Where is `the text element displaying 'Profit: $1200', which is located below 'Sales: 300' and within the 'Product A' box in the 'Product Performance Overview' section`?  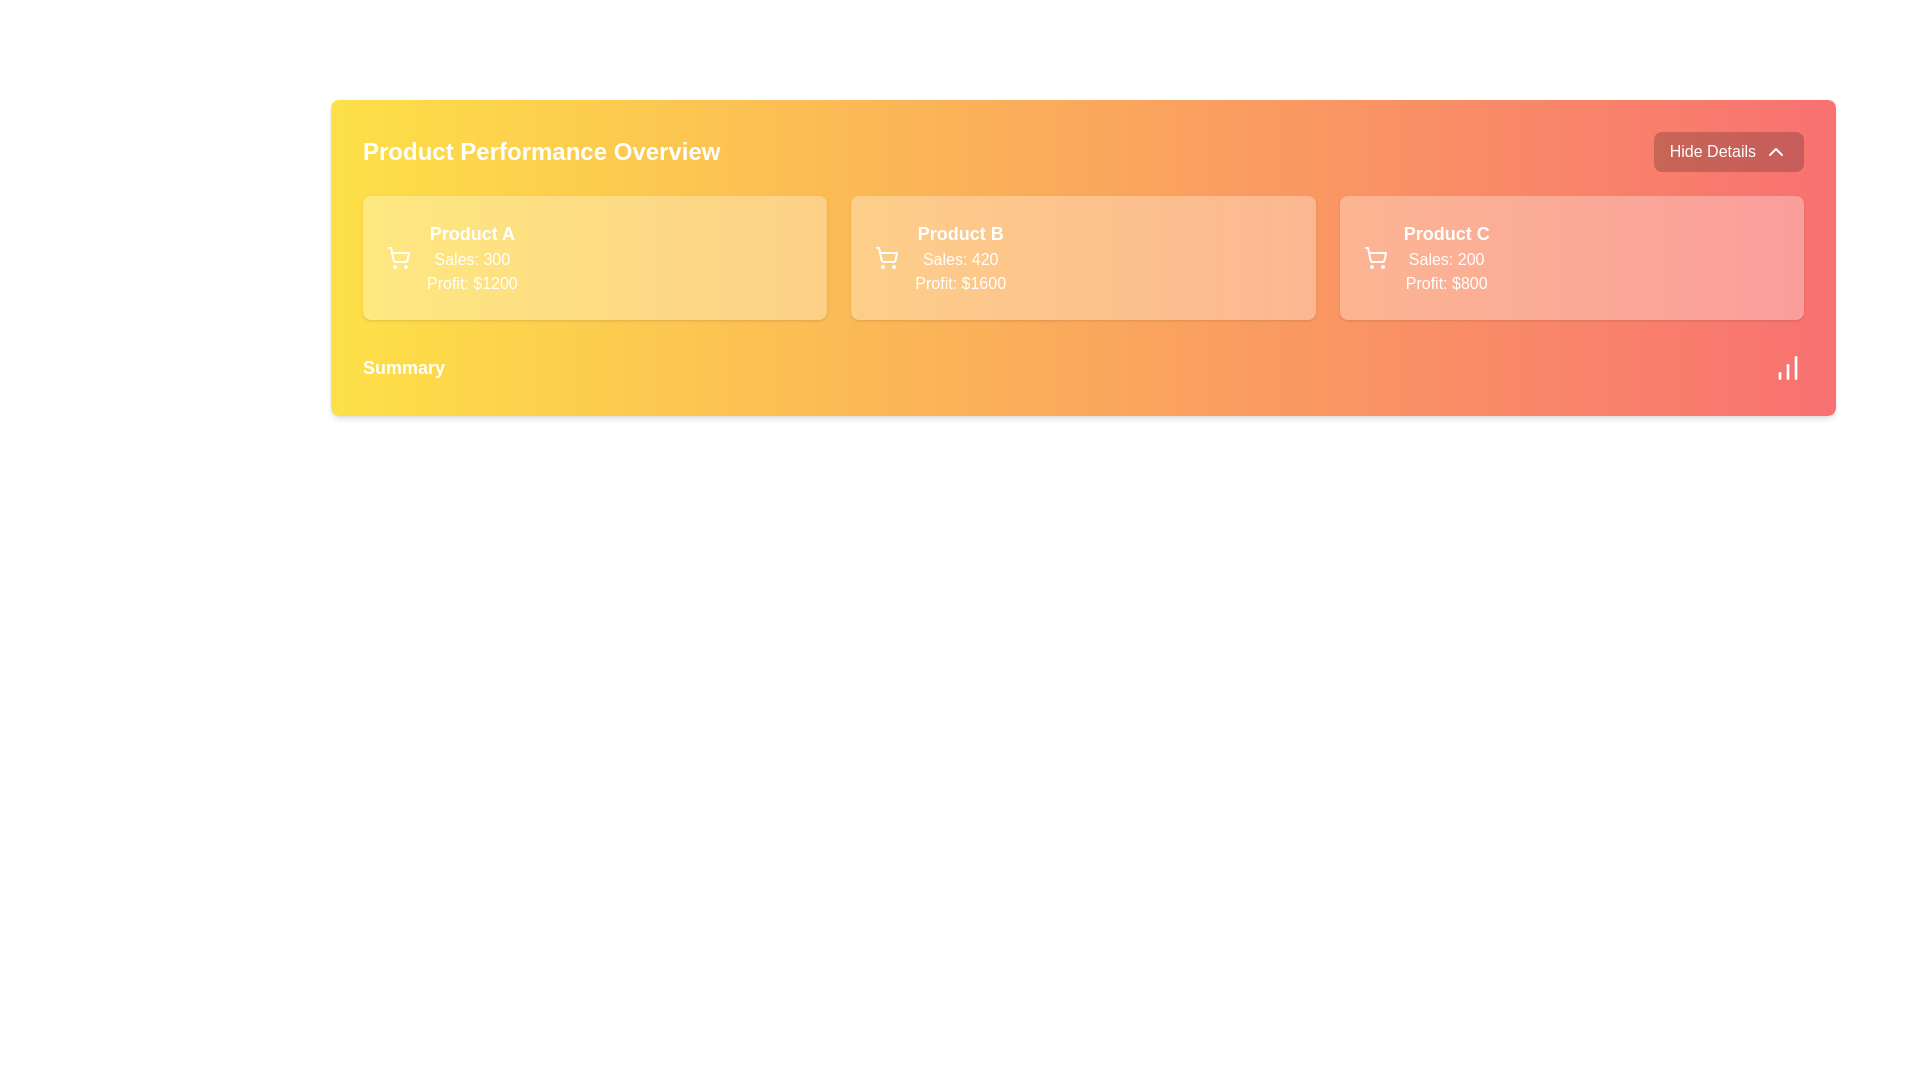 the text element displaying 'Profit: $1200', which is located below 'Sales: 300' and within the 'Product A' box in the 'Product Performance Overview' section is located at coordinates (471, 284).